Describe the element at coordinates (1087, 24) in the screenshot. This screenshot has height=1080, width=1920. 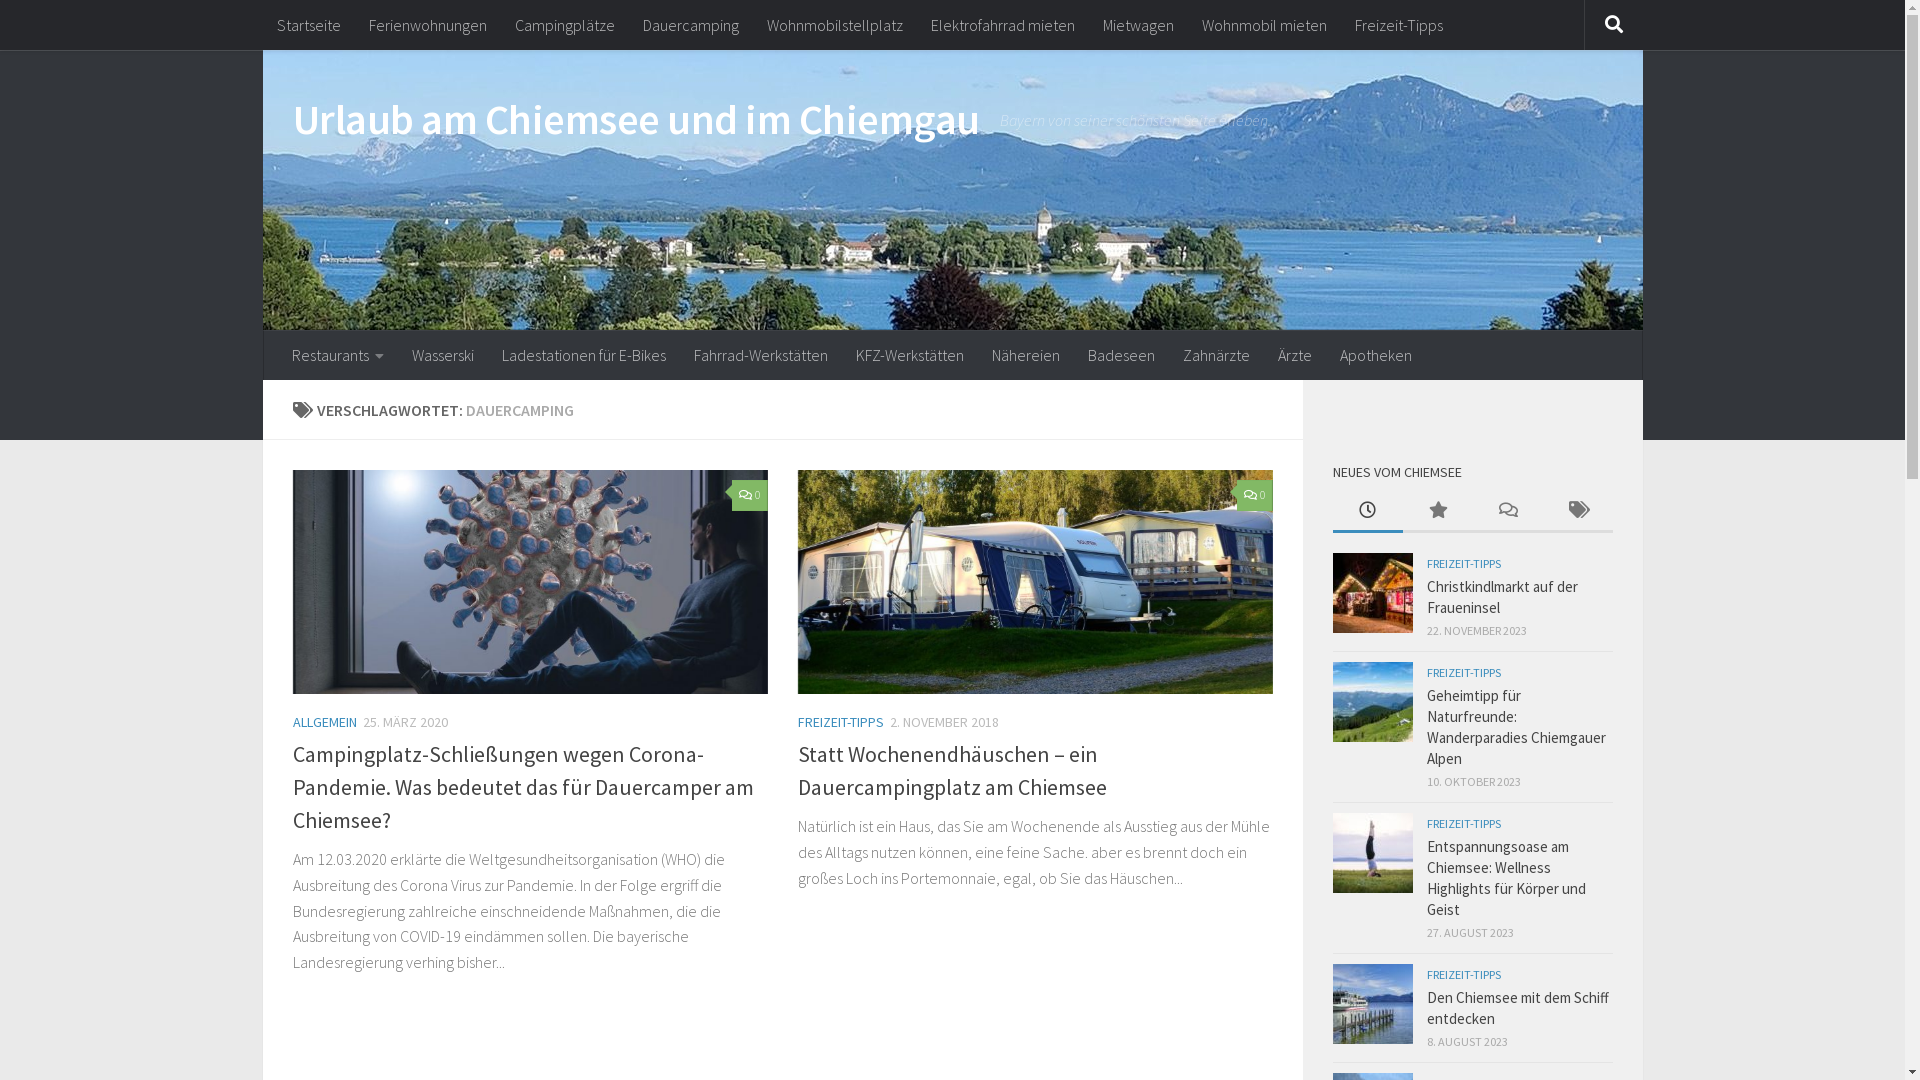
I see `'Mietwagen'` at that location.